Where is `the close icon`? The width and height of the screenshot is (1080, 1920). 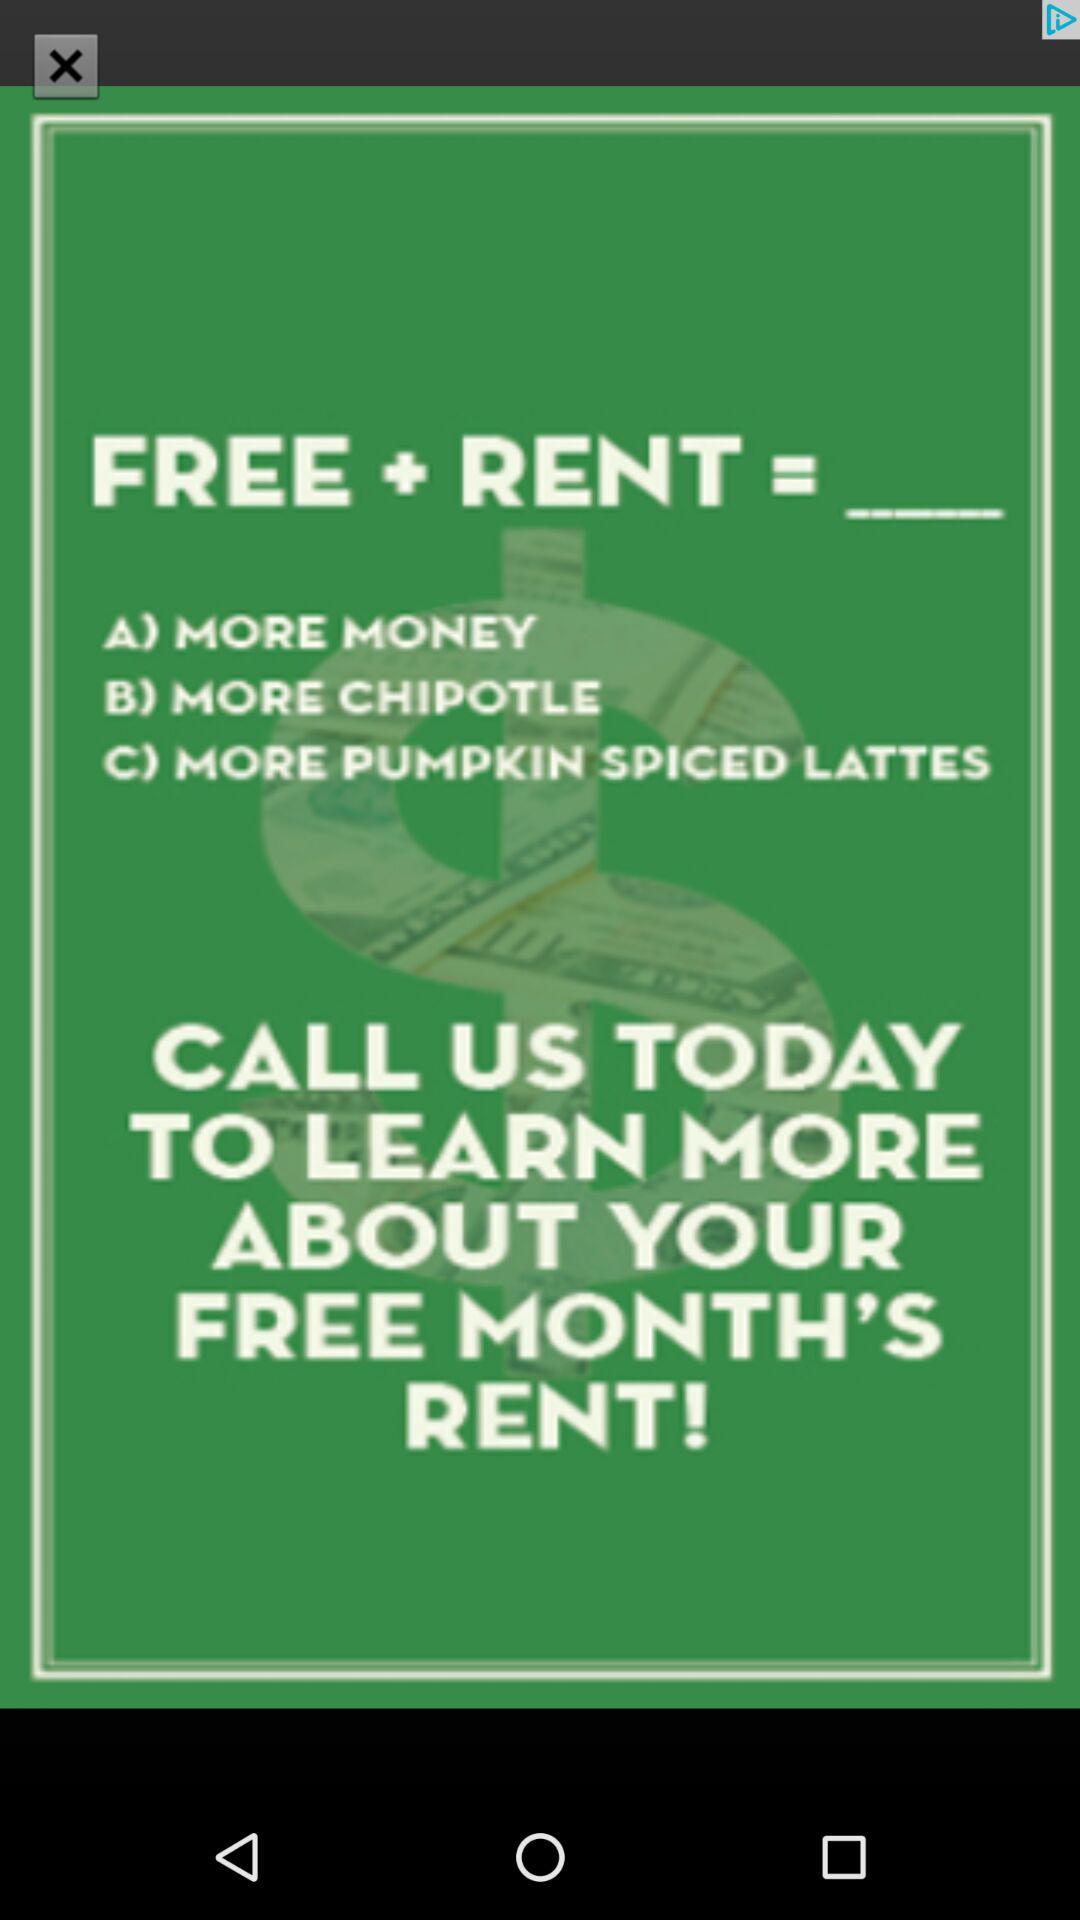 the close icon is located at coordinates (64, 70).